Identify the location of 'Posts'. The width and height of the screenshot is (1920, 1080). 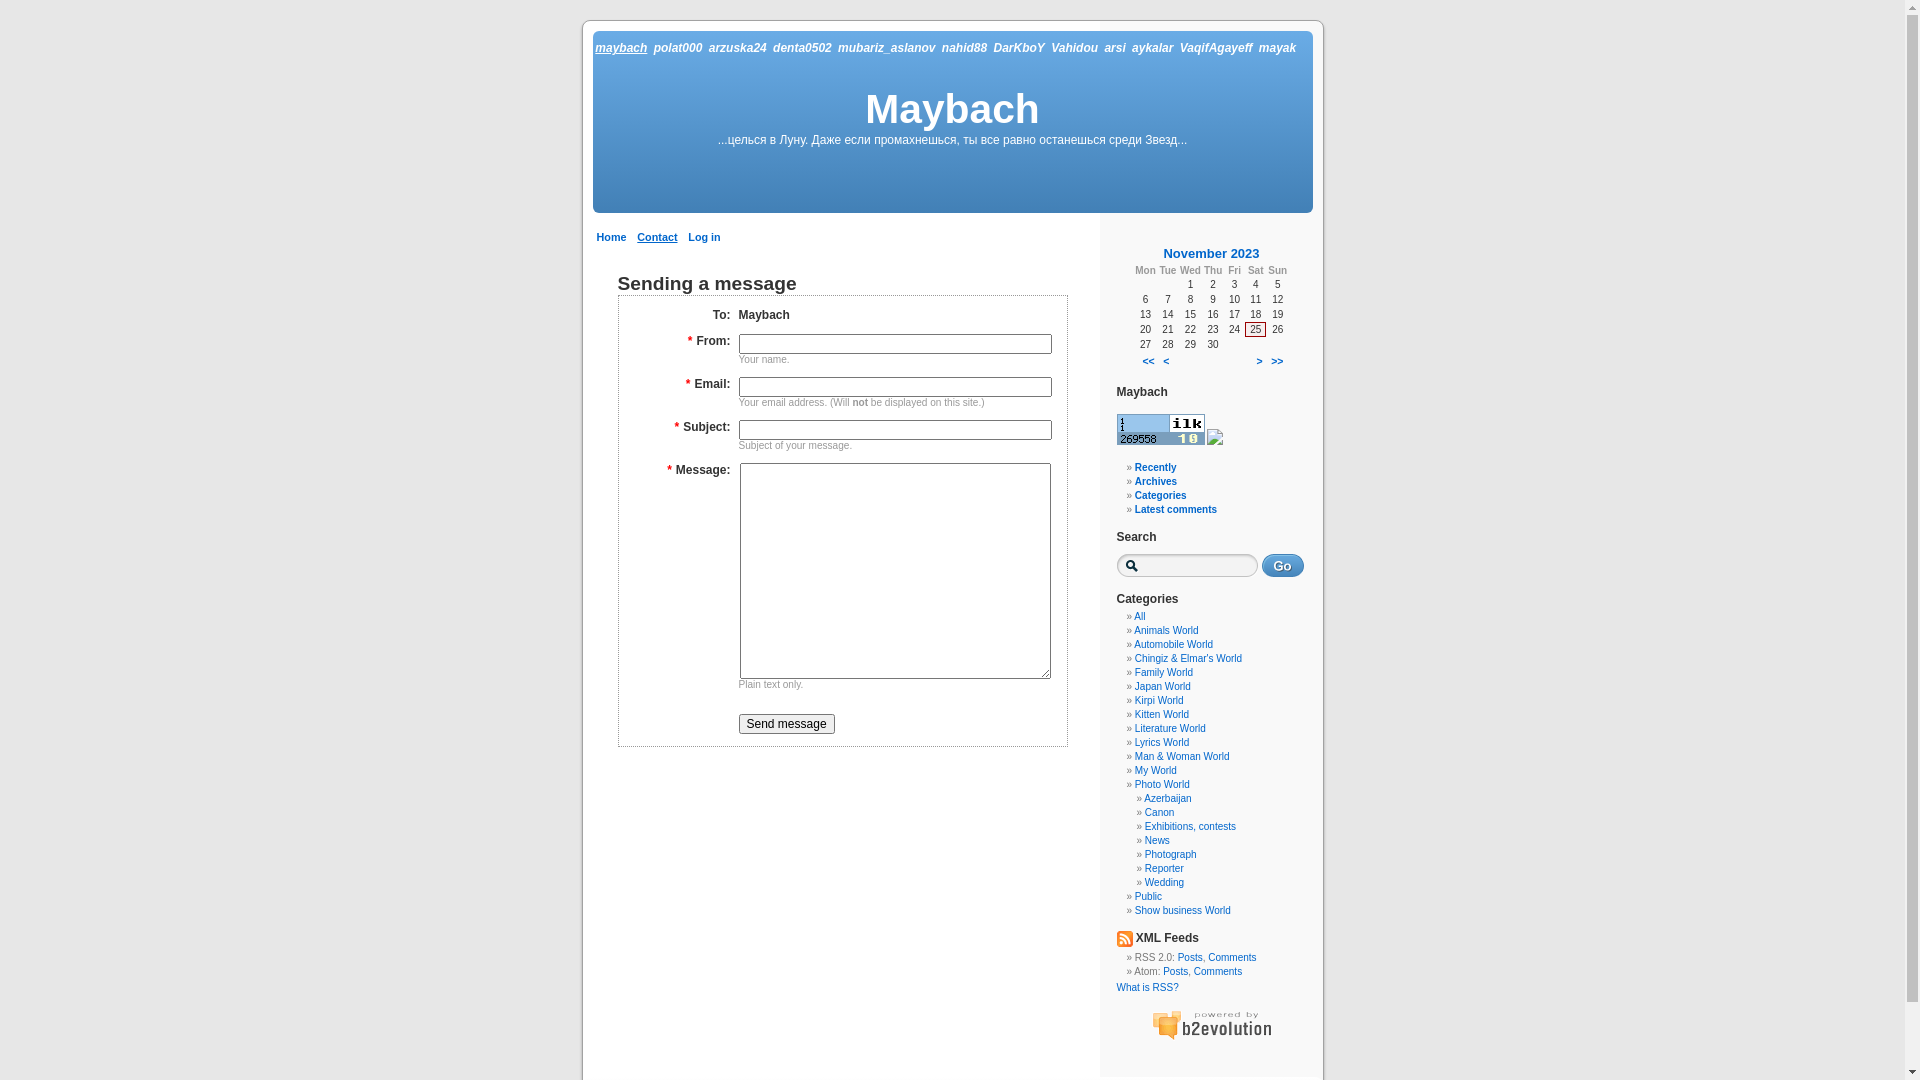
(1175, 970).